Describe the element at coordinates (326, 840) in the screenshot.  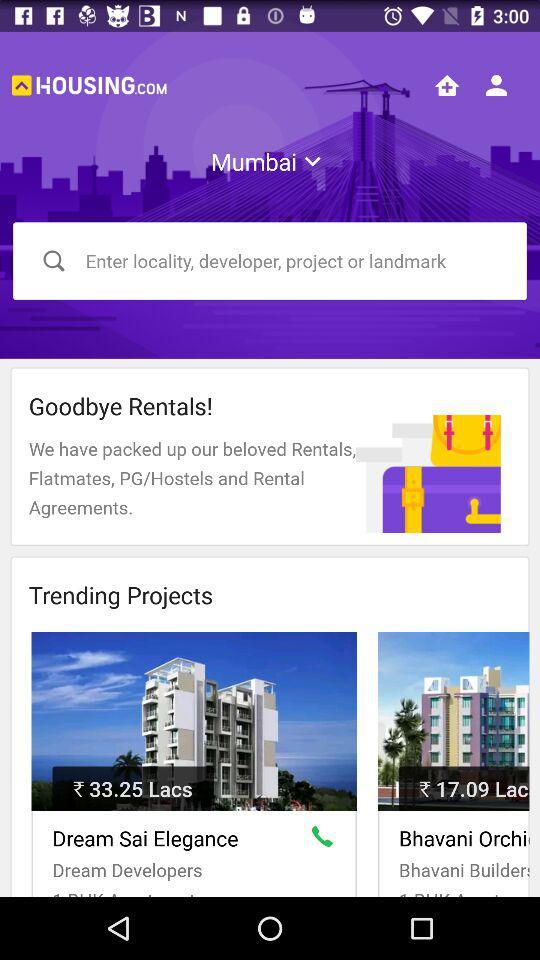
I see `the icon to the right of the dream sai elegance` at that location.